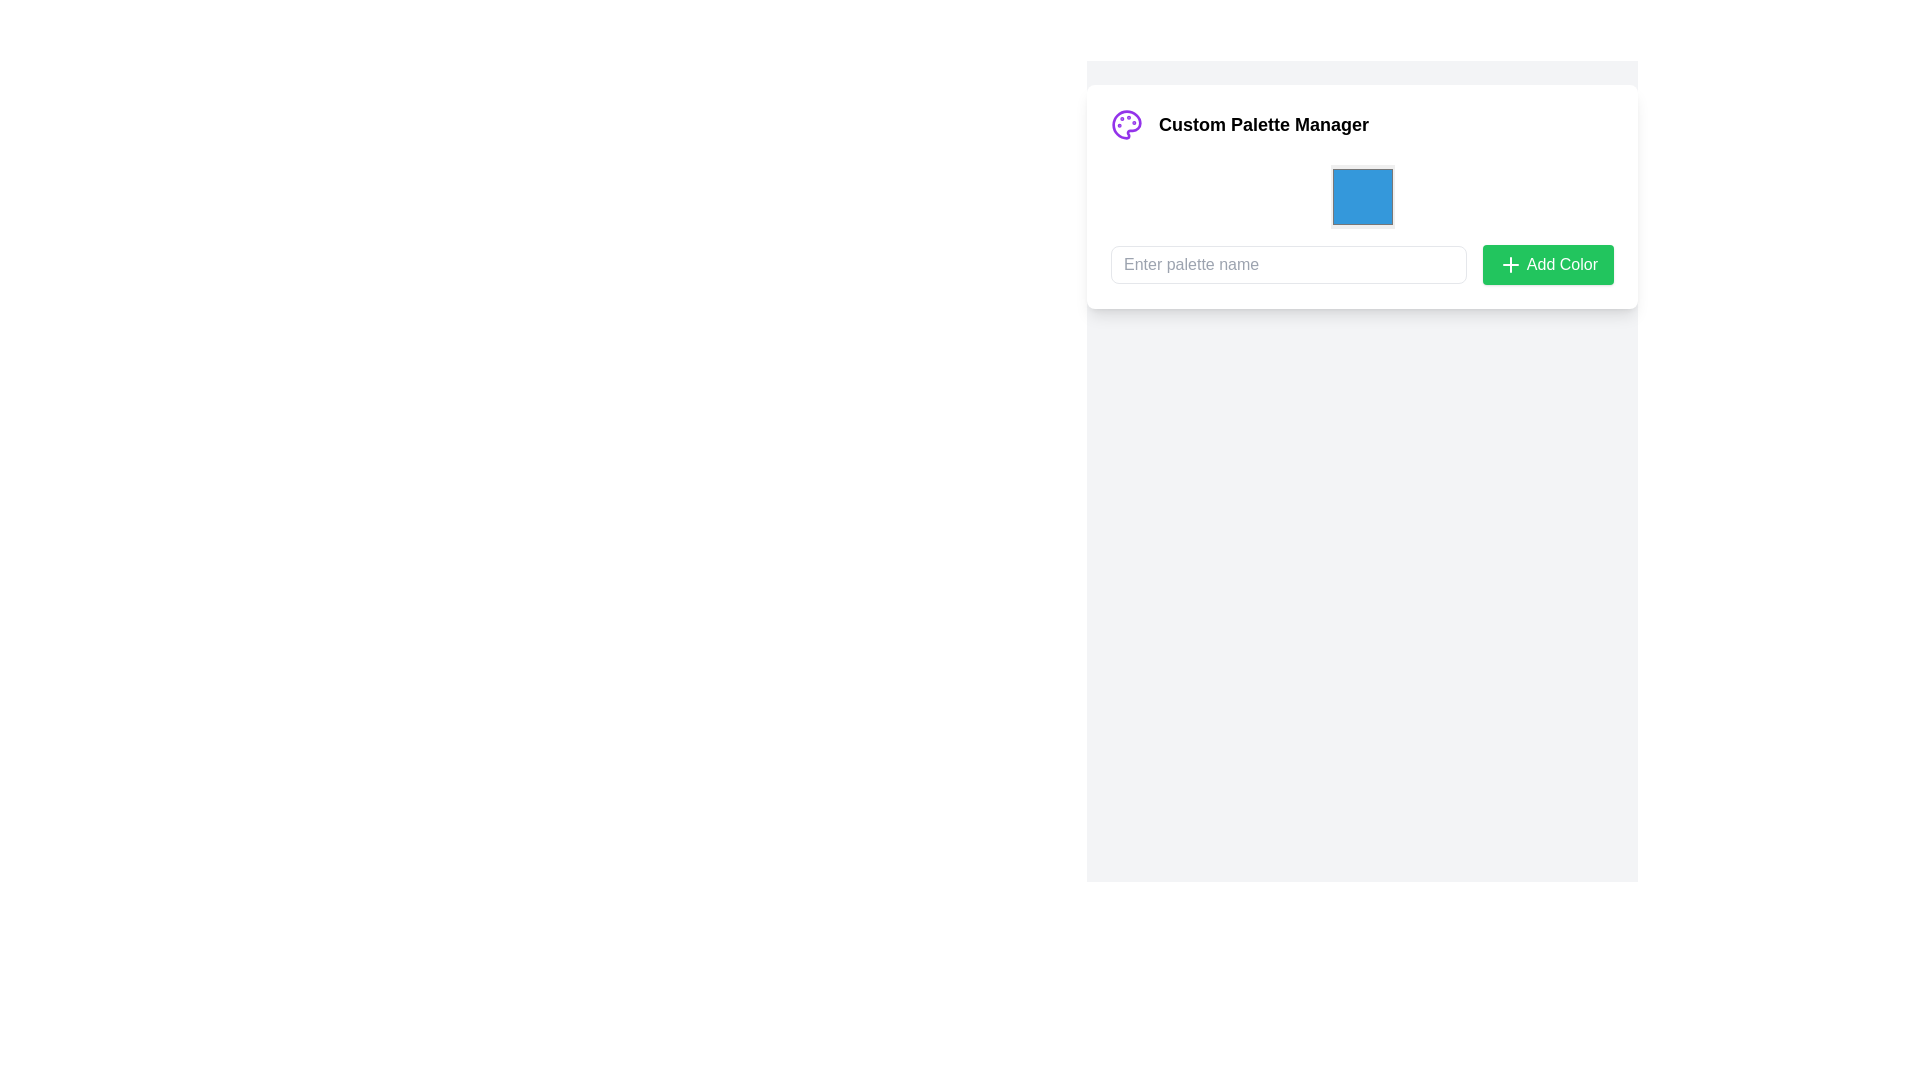  I want to click on the central shape of the SVG icon resembling a palette symbol, which has a purple outline and is located next to the text 'Custom Palette Manager' in the header section, so click(1127, 124).